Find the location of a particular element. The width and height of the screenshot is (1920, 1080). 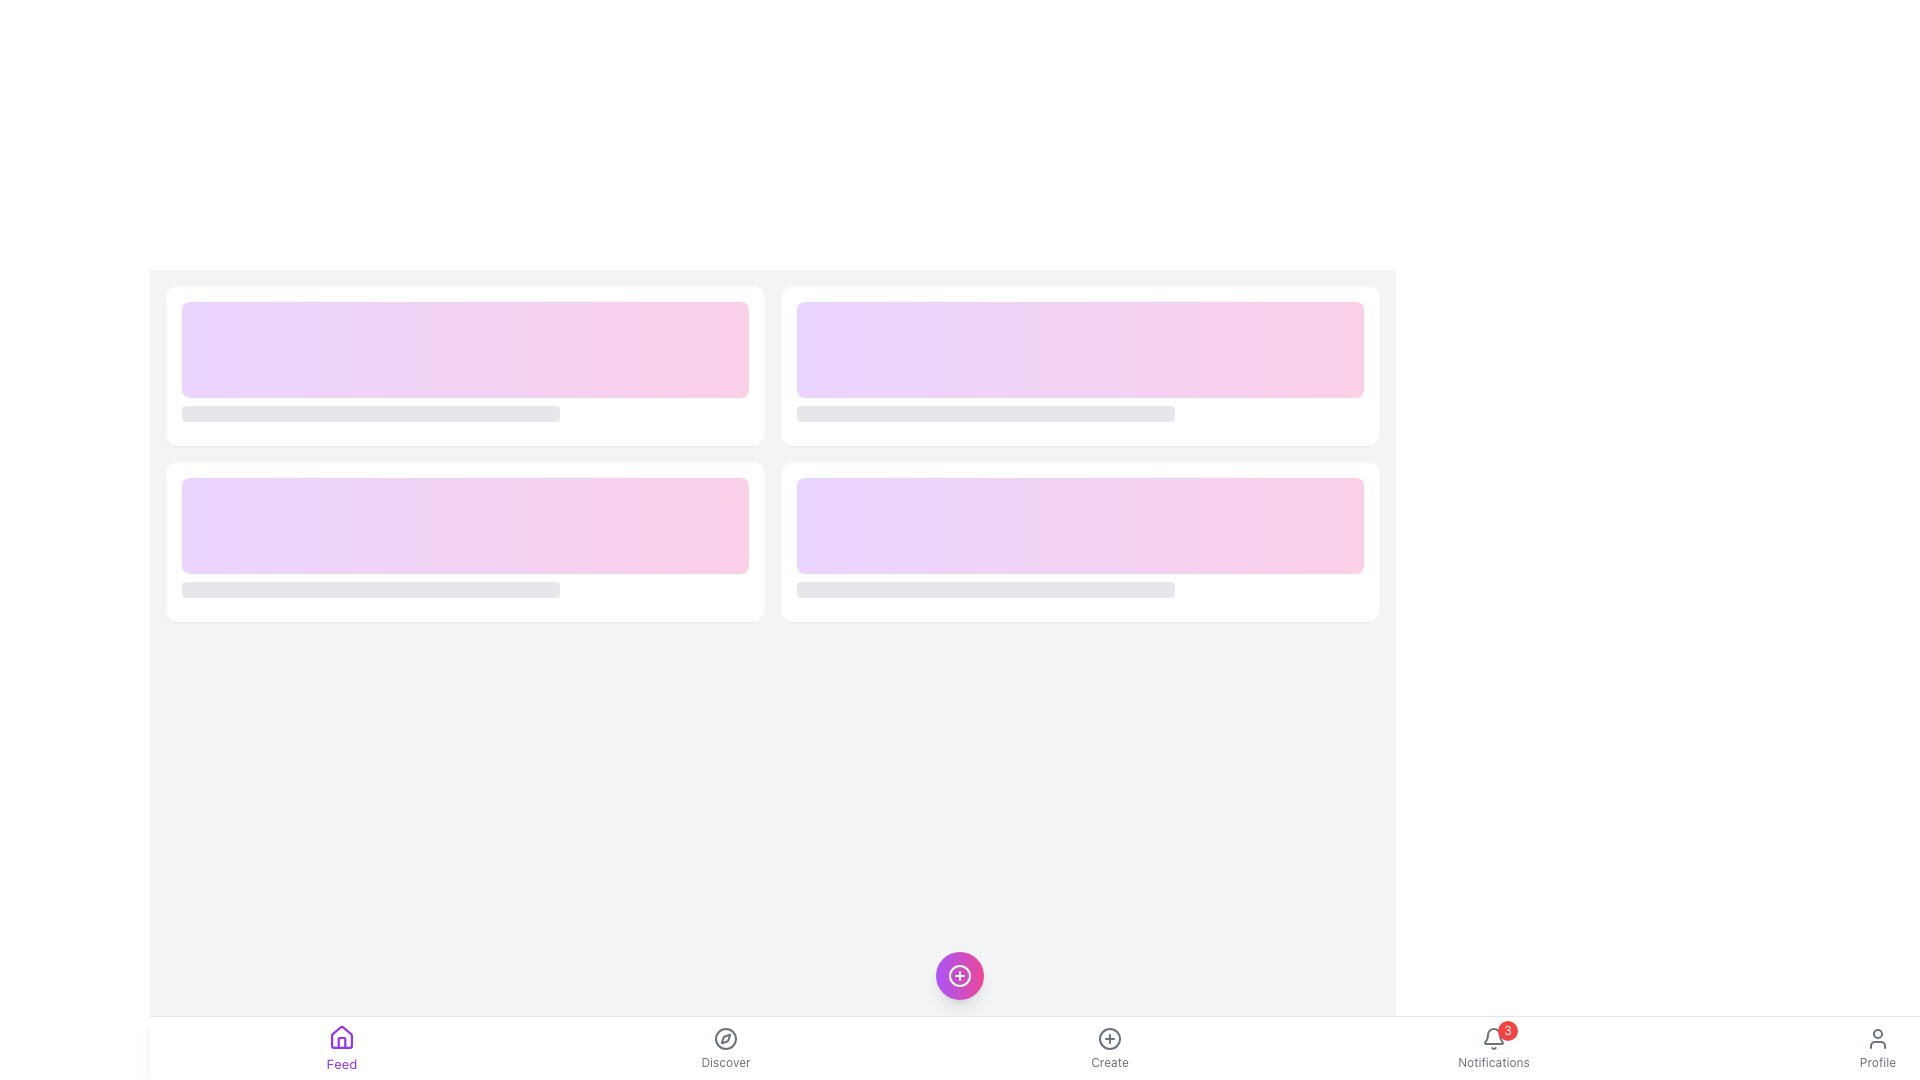

the user profile icon located in the bottom navigation bar on the far right is located at coordinates (1876, 1036).